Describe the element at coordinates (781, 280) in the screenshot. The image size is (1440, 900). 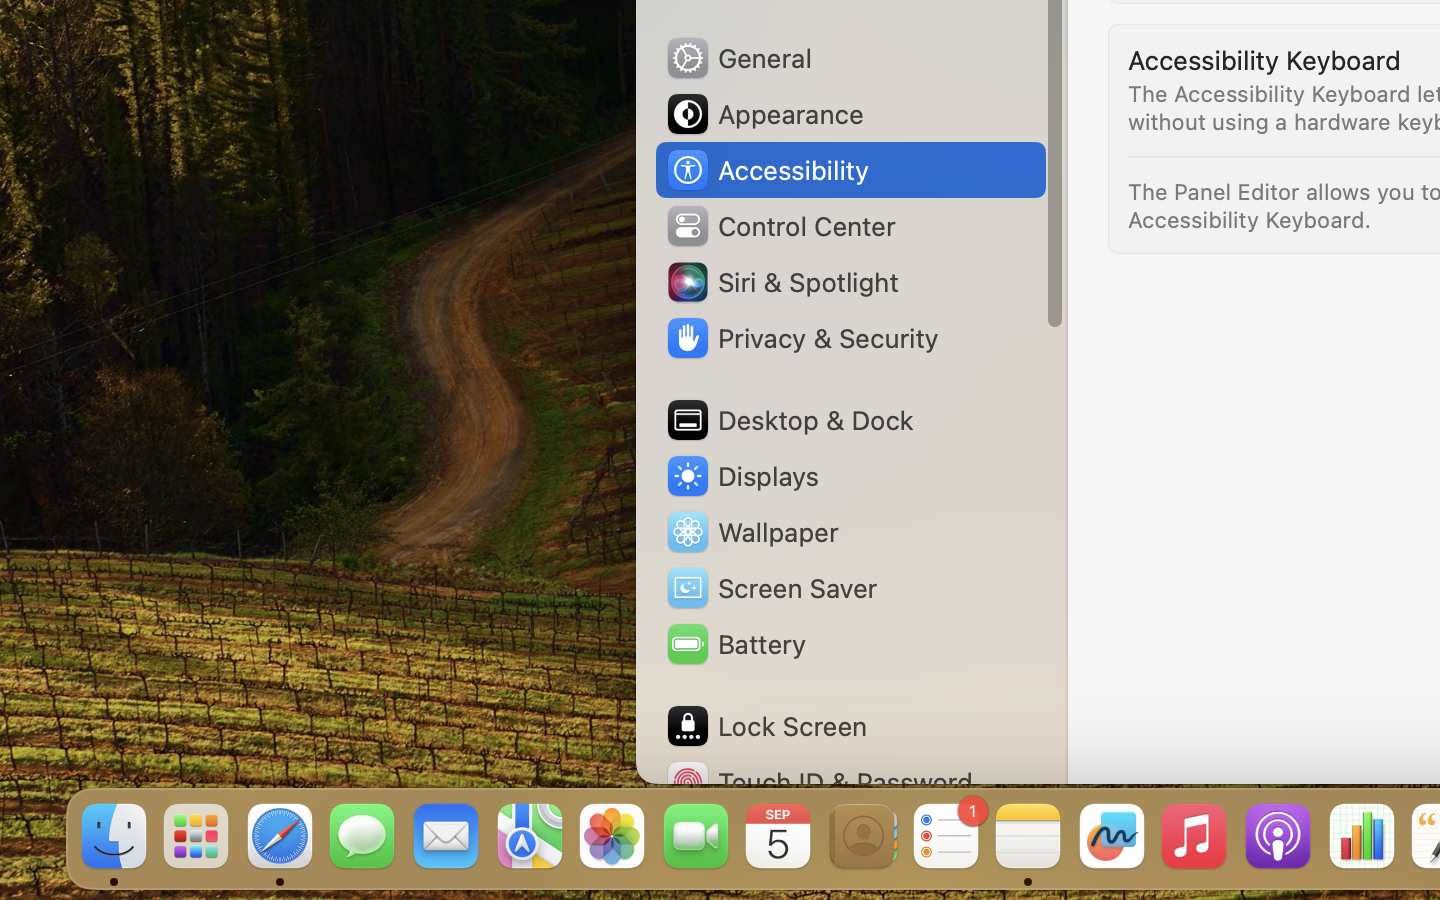
I see `'Siri & Spotlight'` at that location.